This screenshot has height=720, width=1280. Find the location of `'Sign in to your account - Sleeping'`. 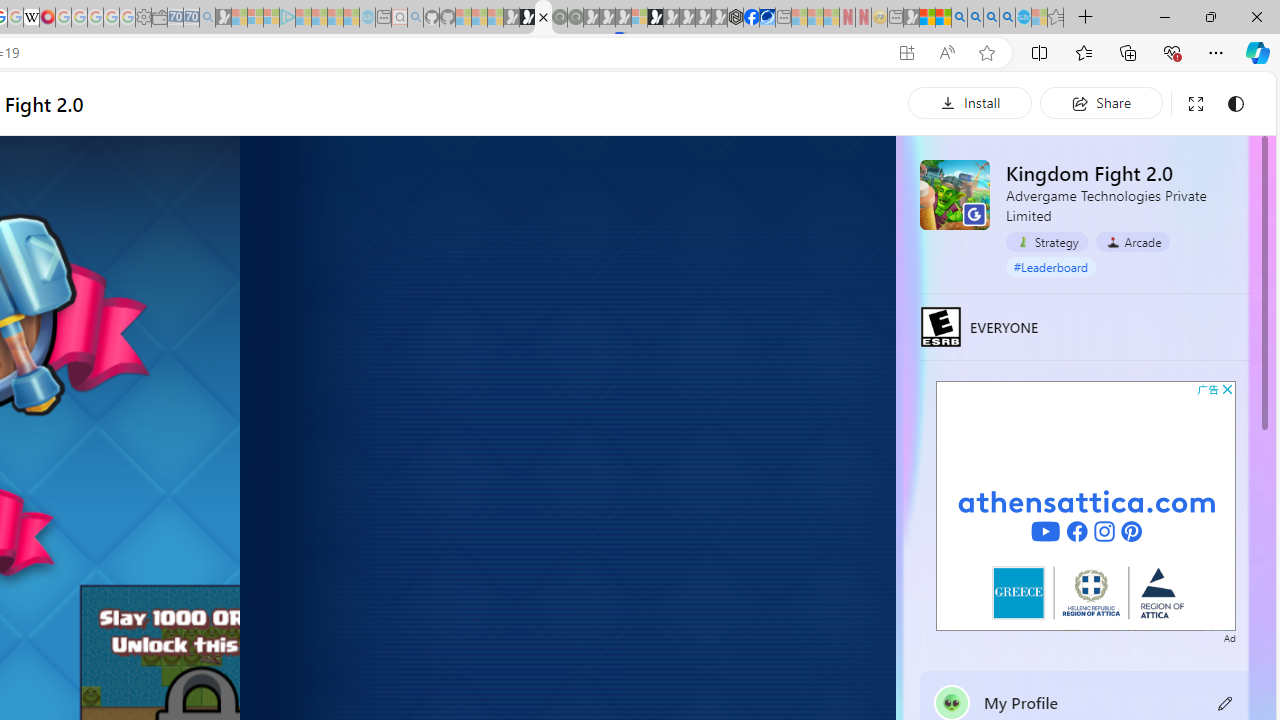

'Sign in to your account - Sleeping' is located at coordinates (638, 17).